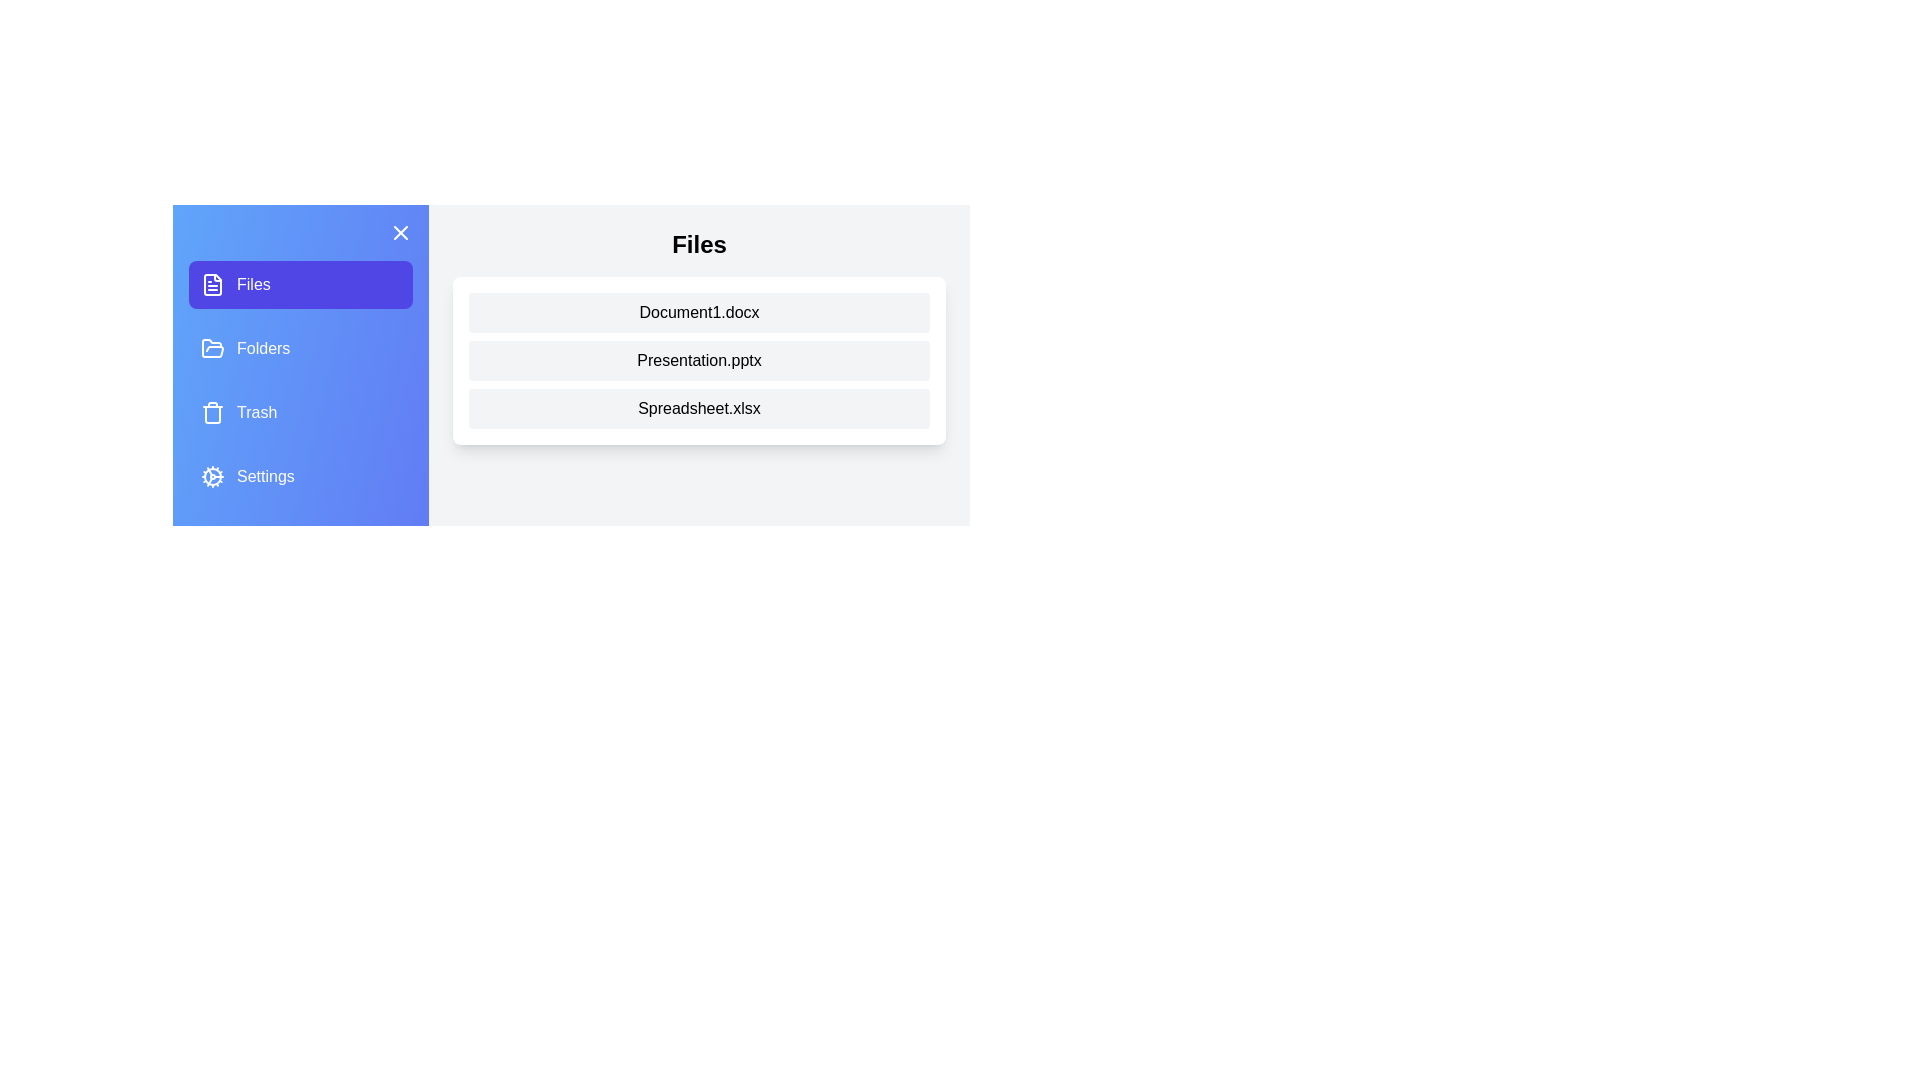  Describe the element at coordinates (300, 477) in the screenshot. I see `the Settings tab from the menu` at that location.